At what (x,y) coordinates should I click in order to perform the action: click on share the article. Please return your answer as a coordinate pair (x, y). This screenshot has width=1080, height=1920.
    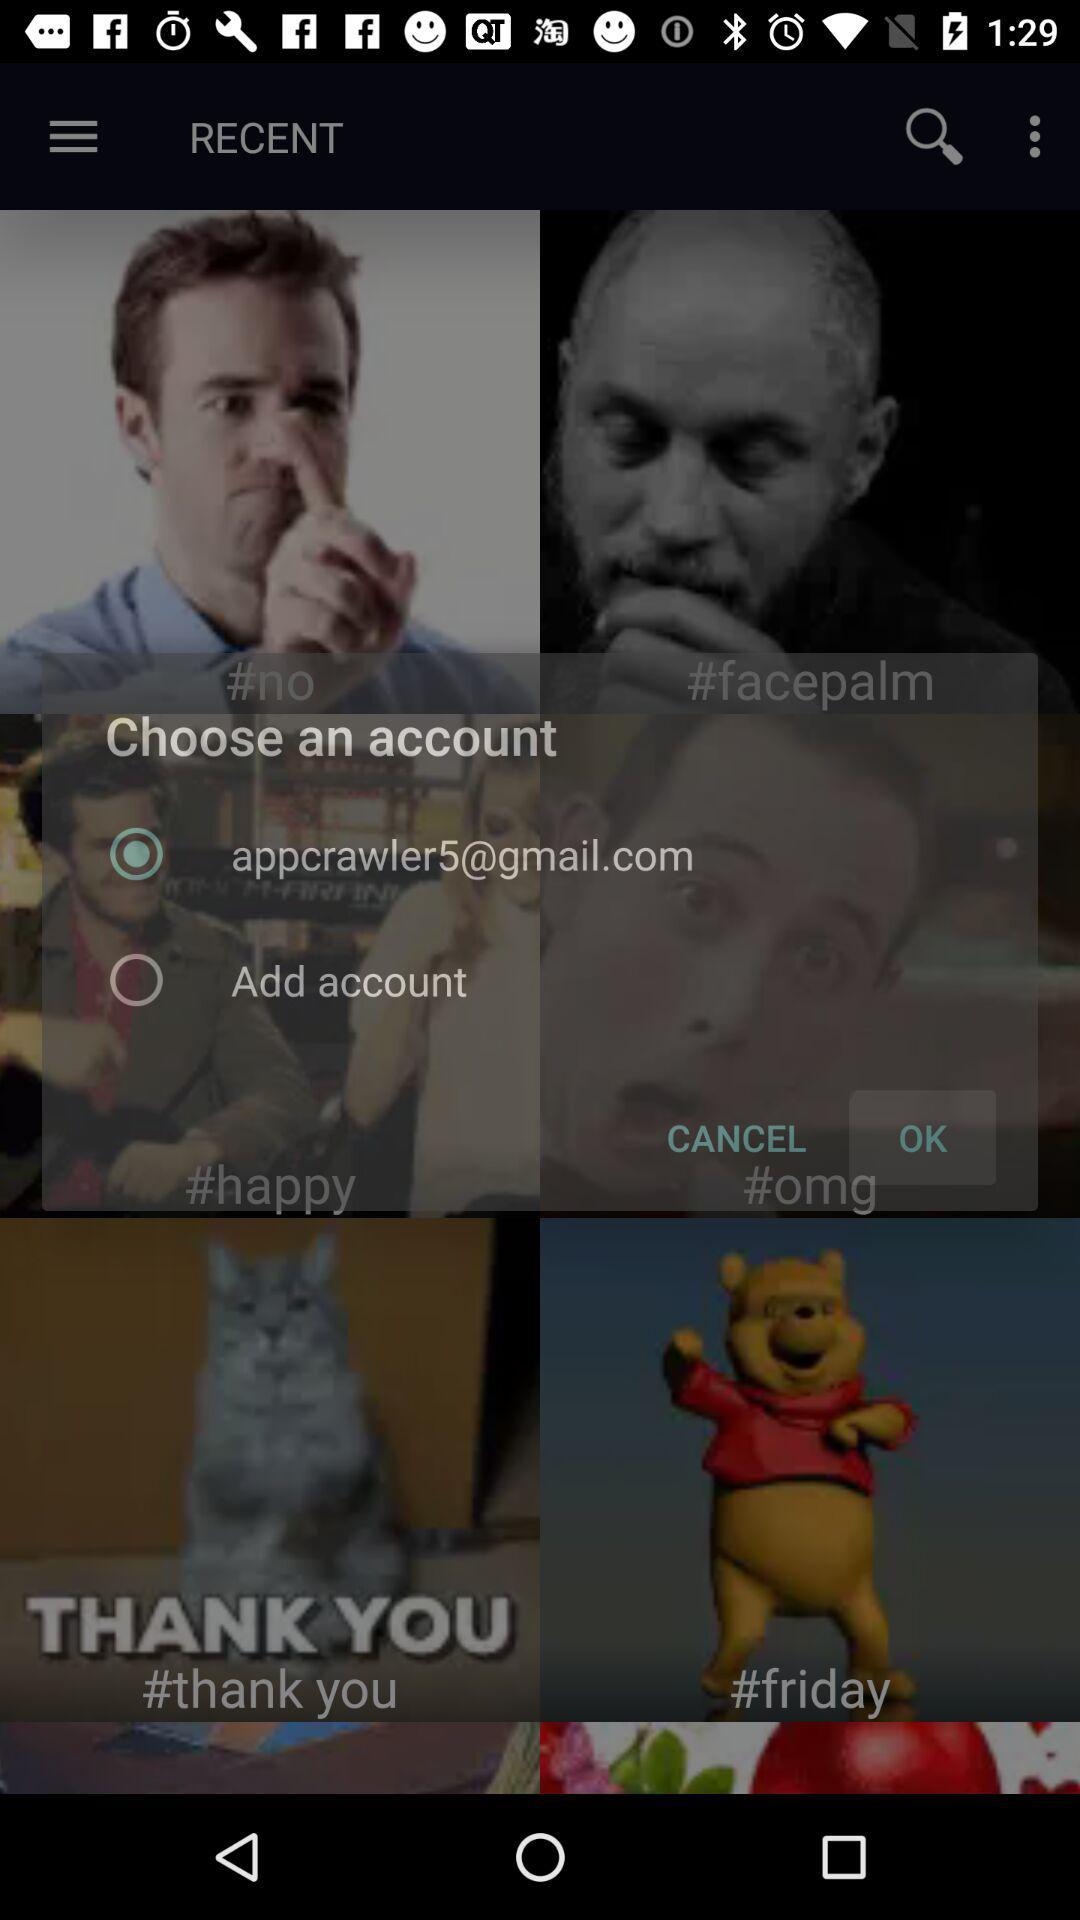
    Looking at the image, I should click on (810, 460).